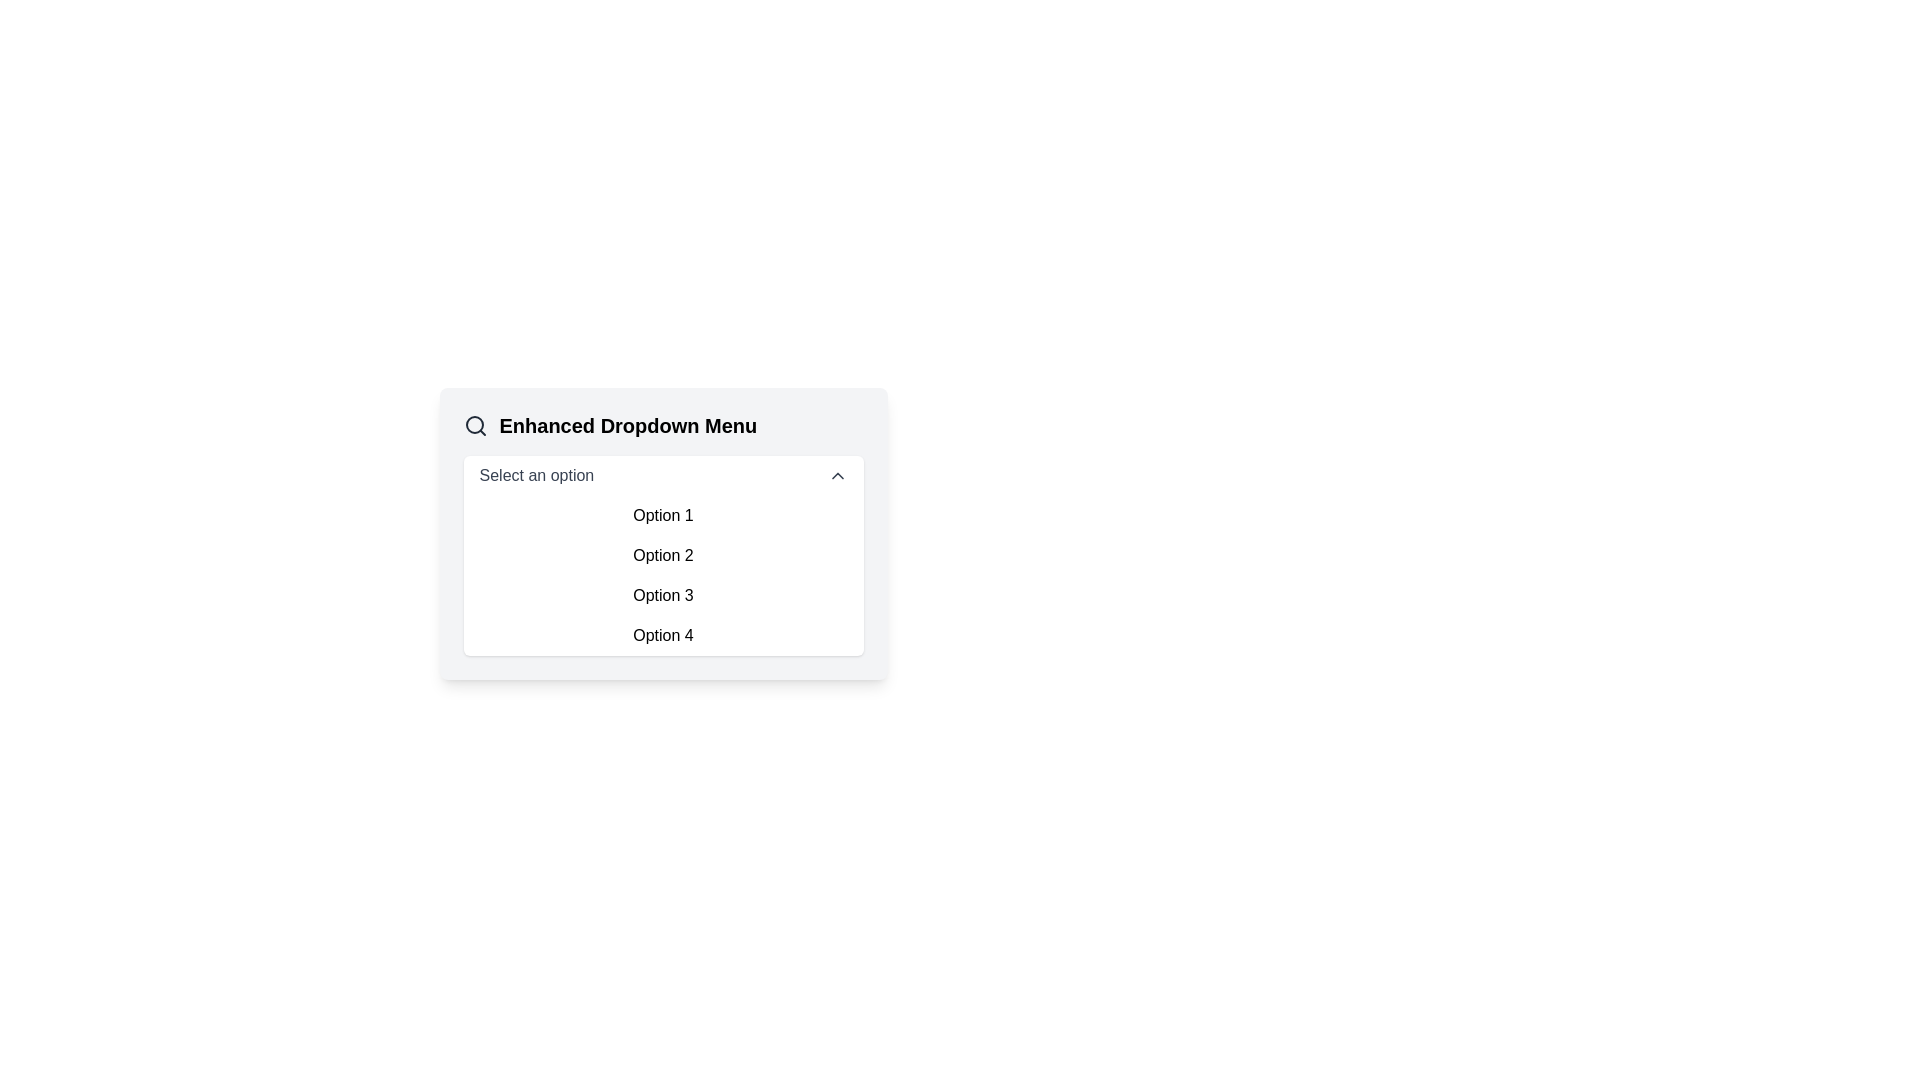 This screenshot has width=1920, height=1080. What do you see at coordinates (473, 423) in the screenshot?
I see `the circular element with a black outline, which is part of the magnifying glass icon located in the top-left corner above the dropdown interface` at bounding box center [473, 423].